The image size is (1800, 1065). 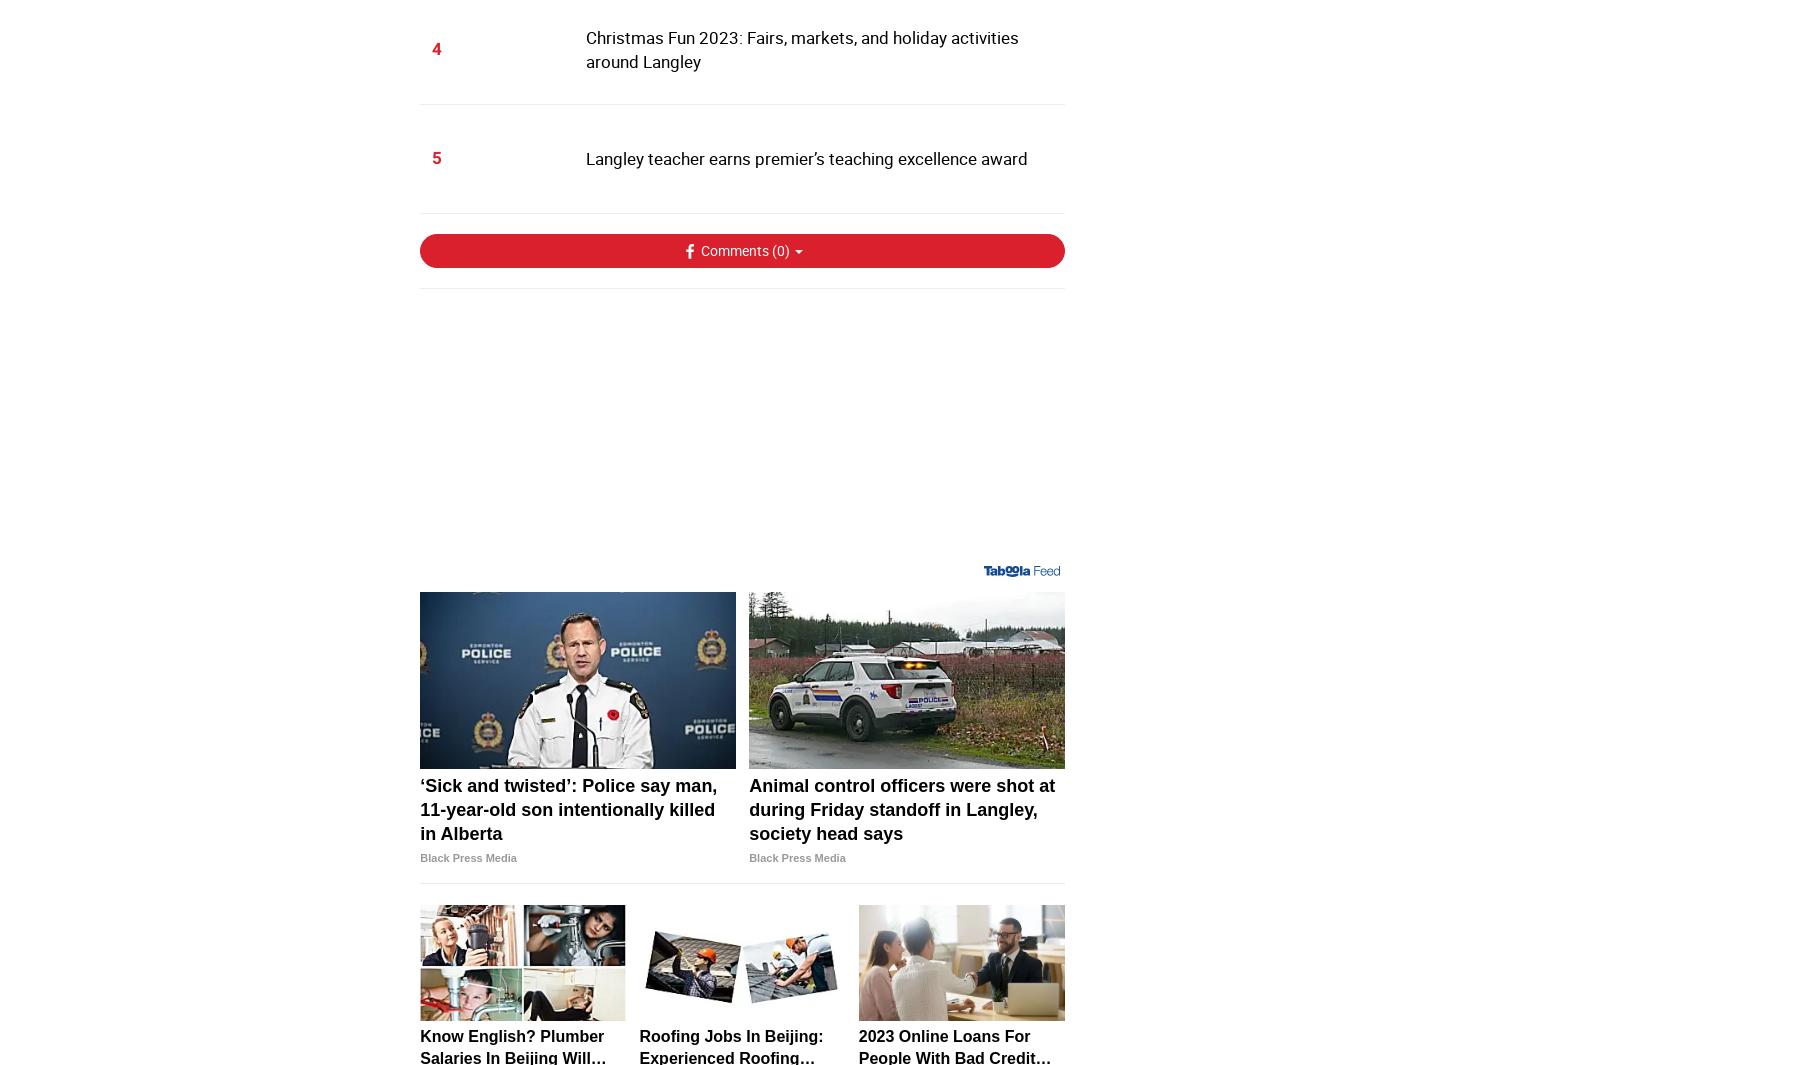 I want to click on 'Man, 66, believed dead in 0 Avenue incident', so click(x=419, y=982).